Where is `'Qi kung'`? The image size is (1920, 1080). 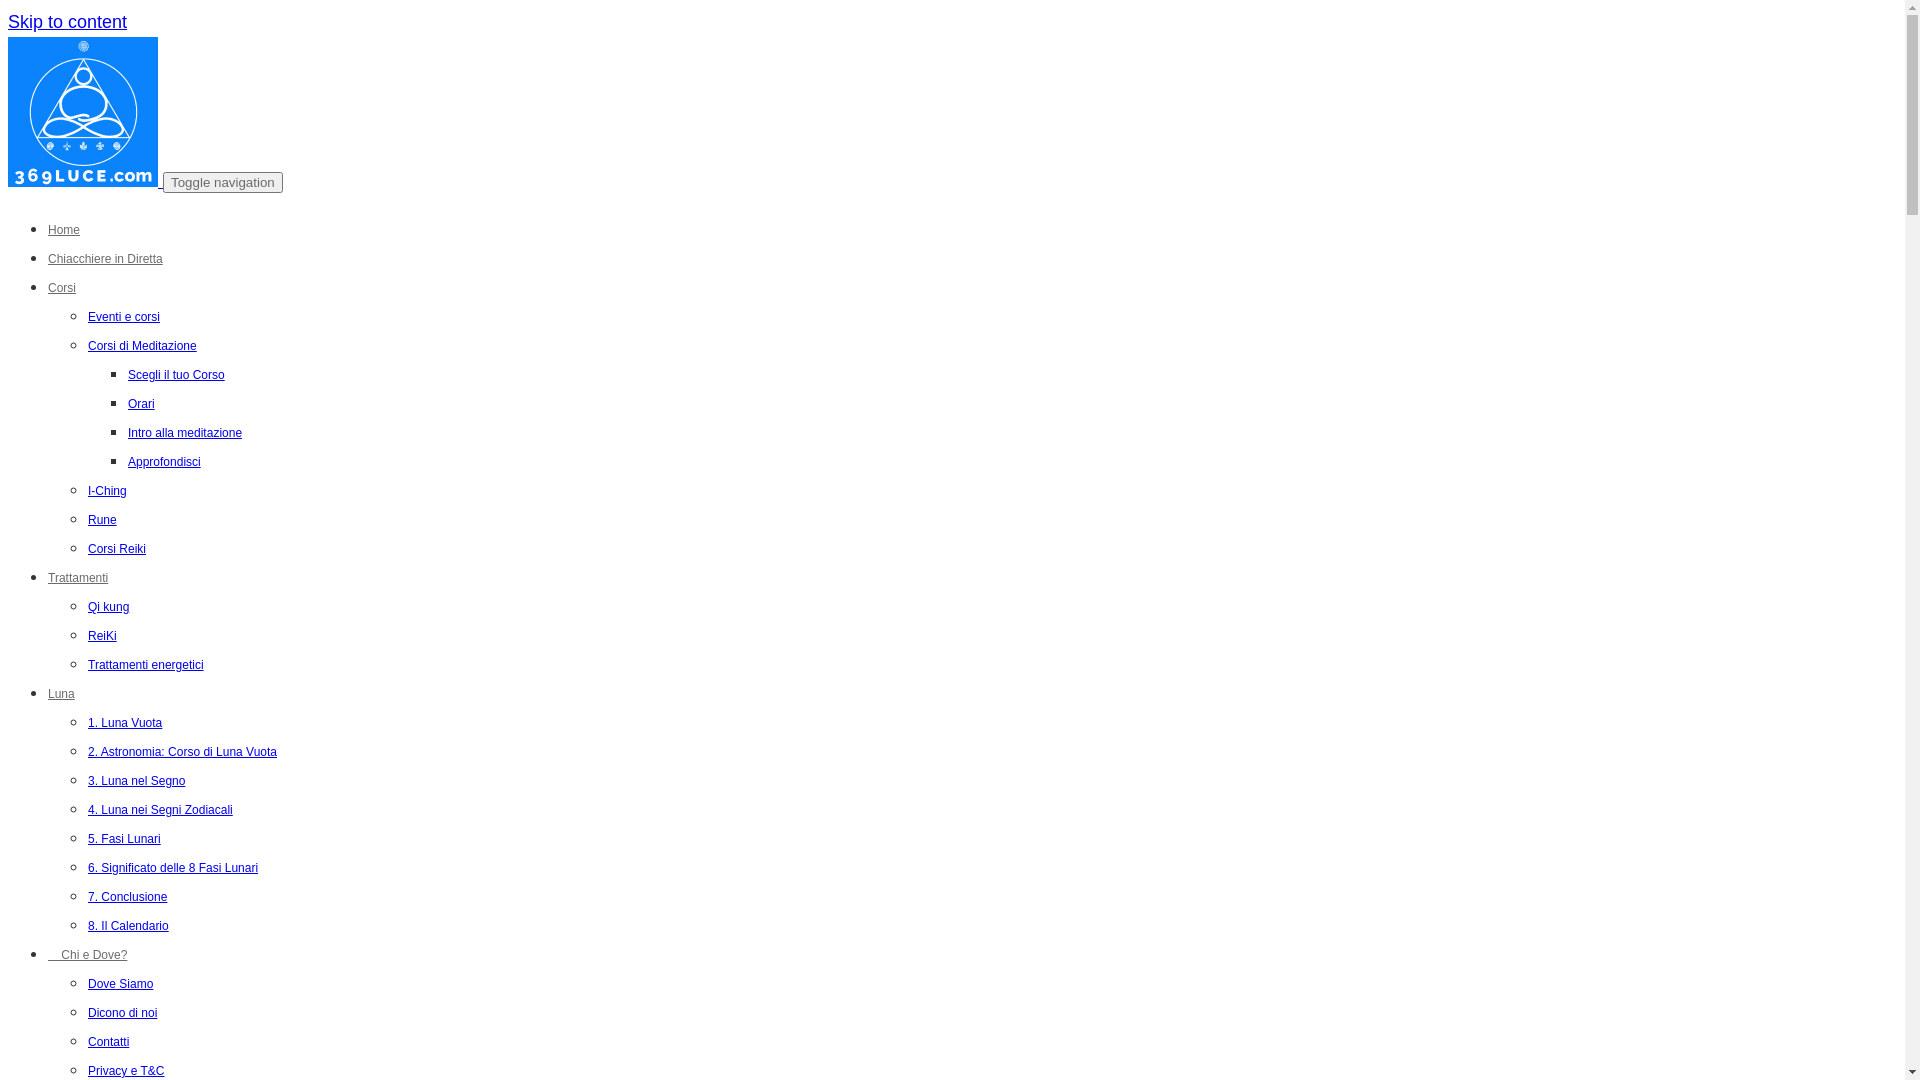
'Qi kung' is located at coordinates (107, 605).